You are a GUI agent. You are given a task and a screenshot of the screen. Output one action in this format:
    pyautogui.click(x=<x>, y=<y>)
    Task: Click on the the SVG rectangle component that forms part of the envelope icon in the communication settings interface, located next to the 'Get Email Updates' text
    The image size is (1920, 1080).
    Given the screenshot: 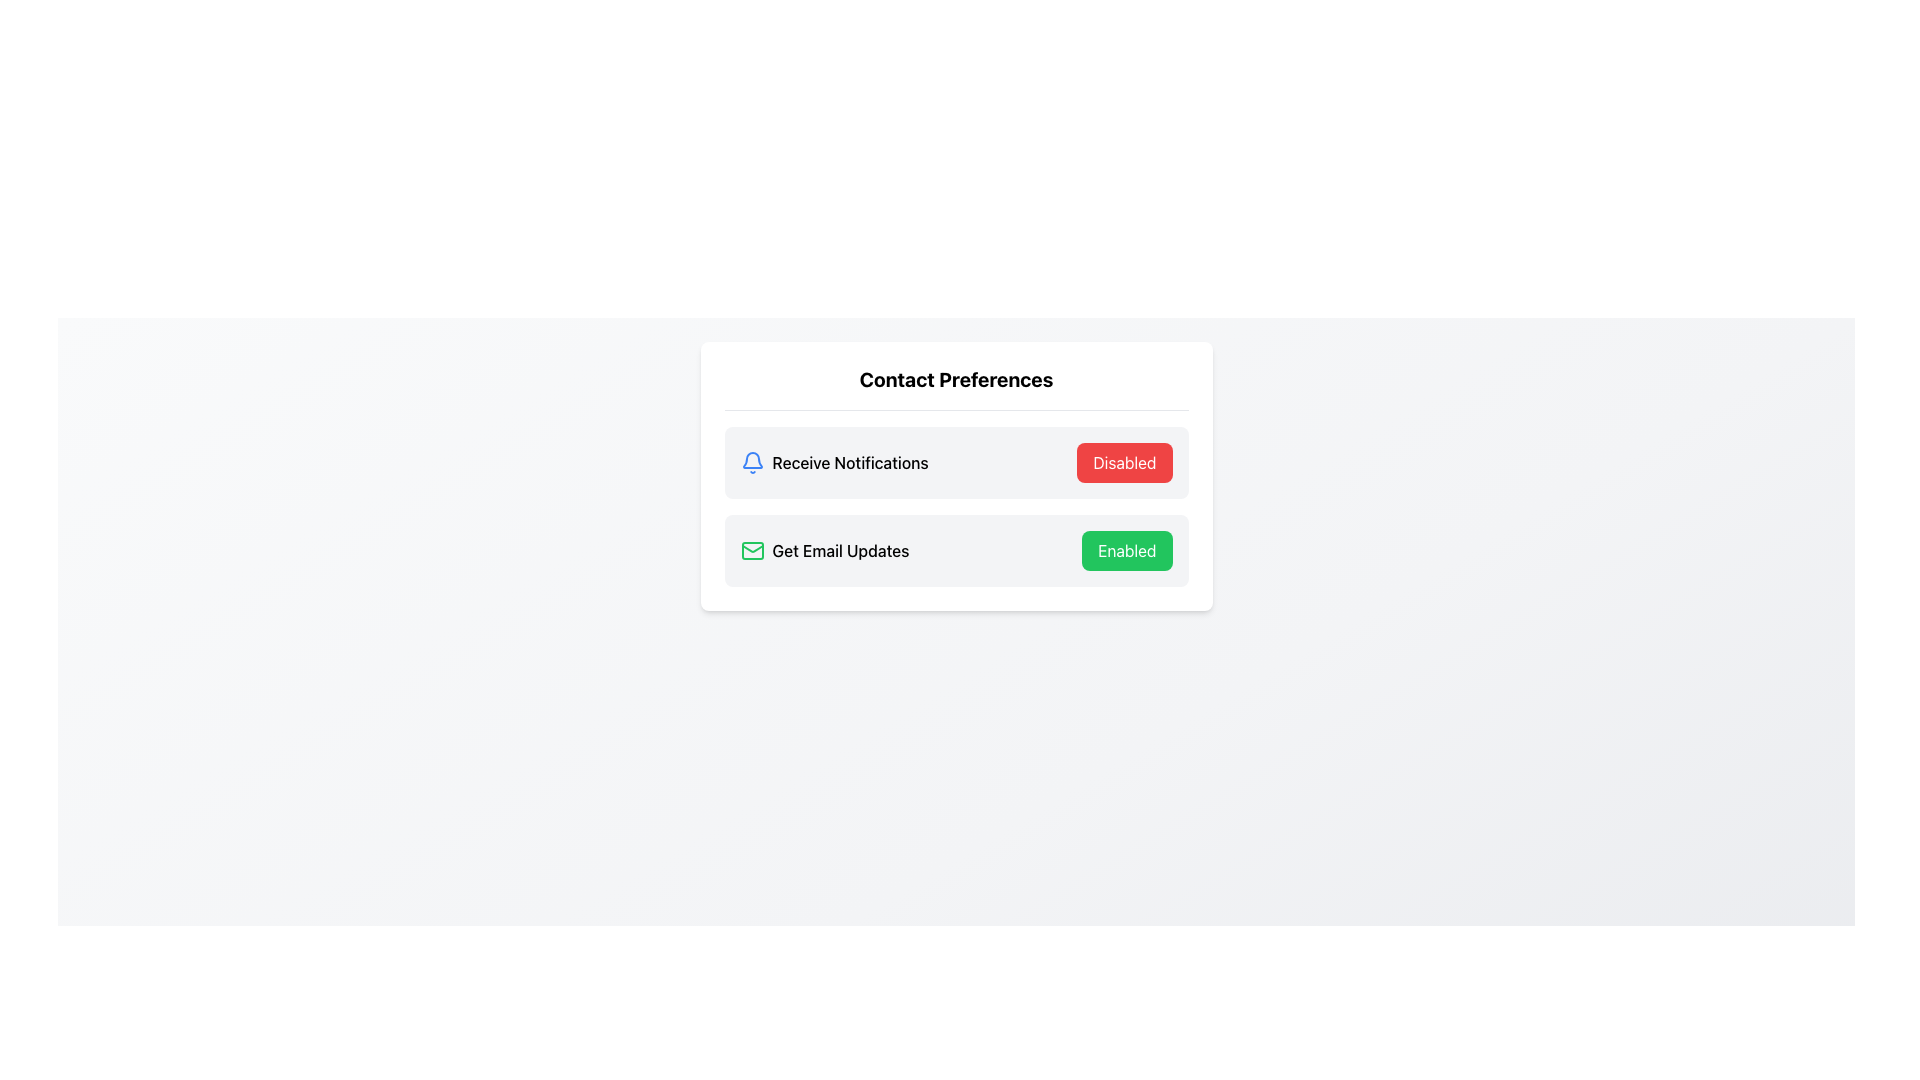 What is the action you would take?
    pyautogui.click(x=751, y=551)
    